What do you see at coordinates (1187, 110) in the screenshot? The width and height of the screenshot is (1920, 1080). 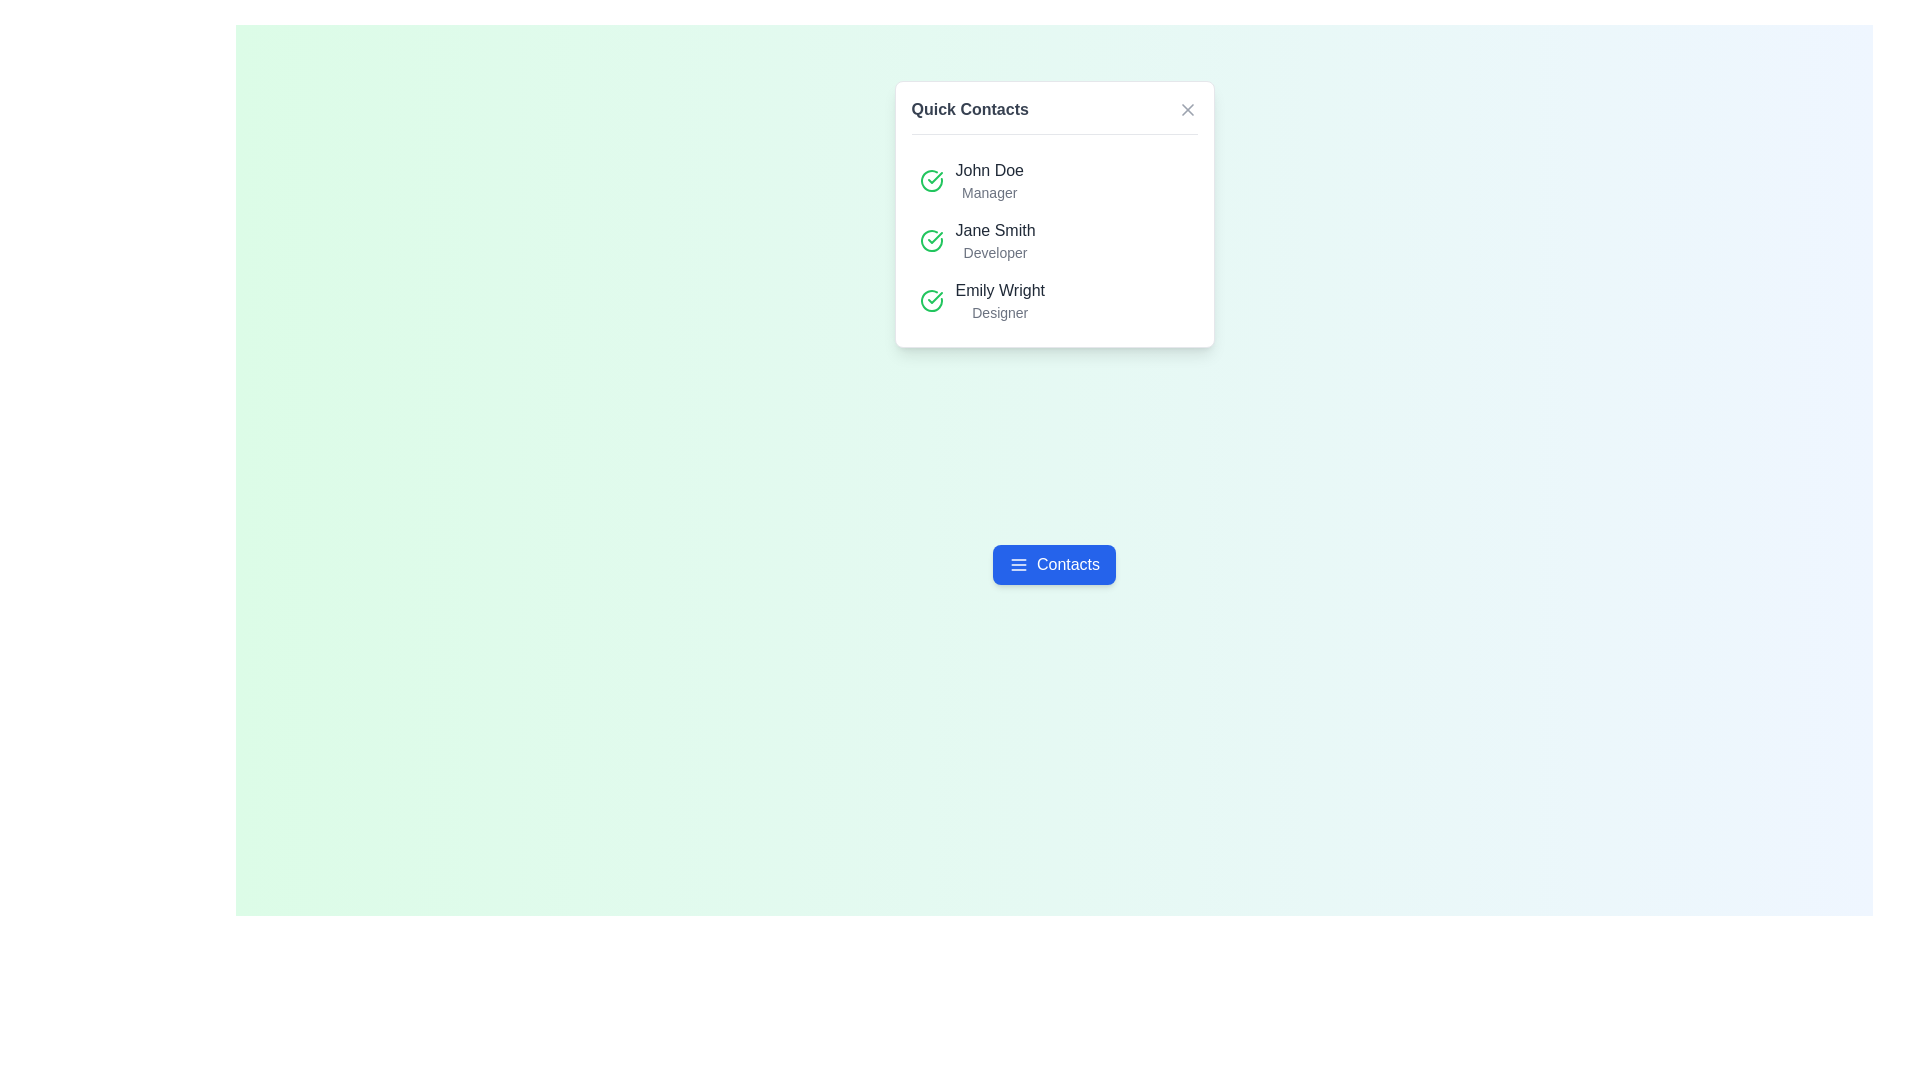 I see `the close button, which is a small X-shaped icon located at the top right corner of the 'Quick Contacts' dialog box` at bounding box center [1187, 110].